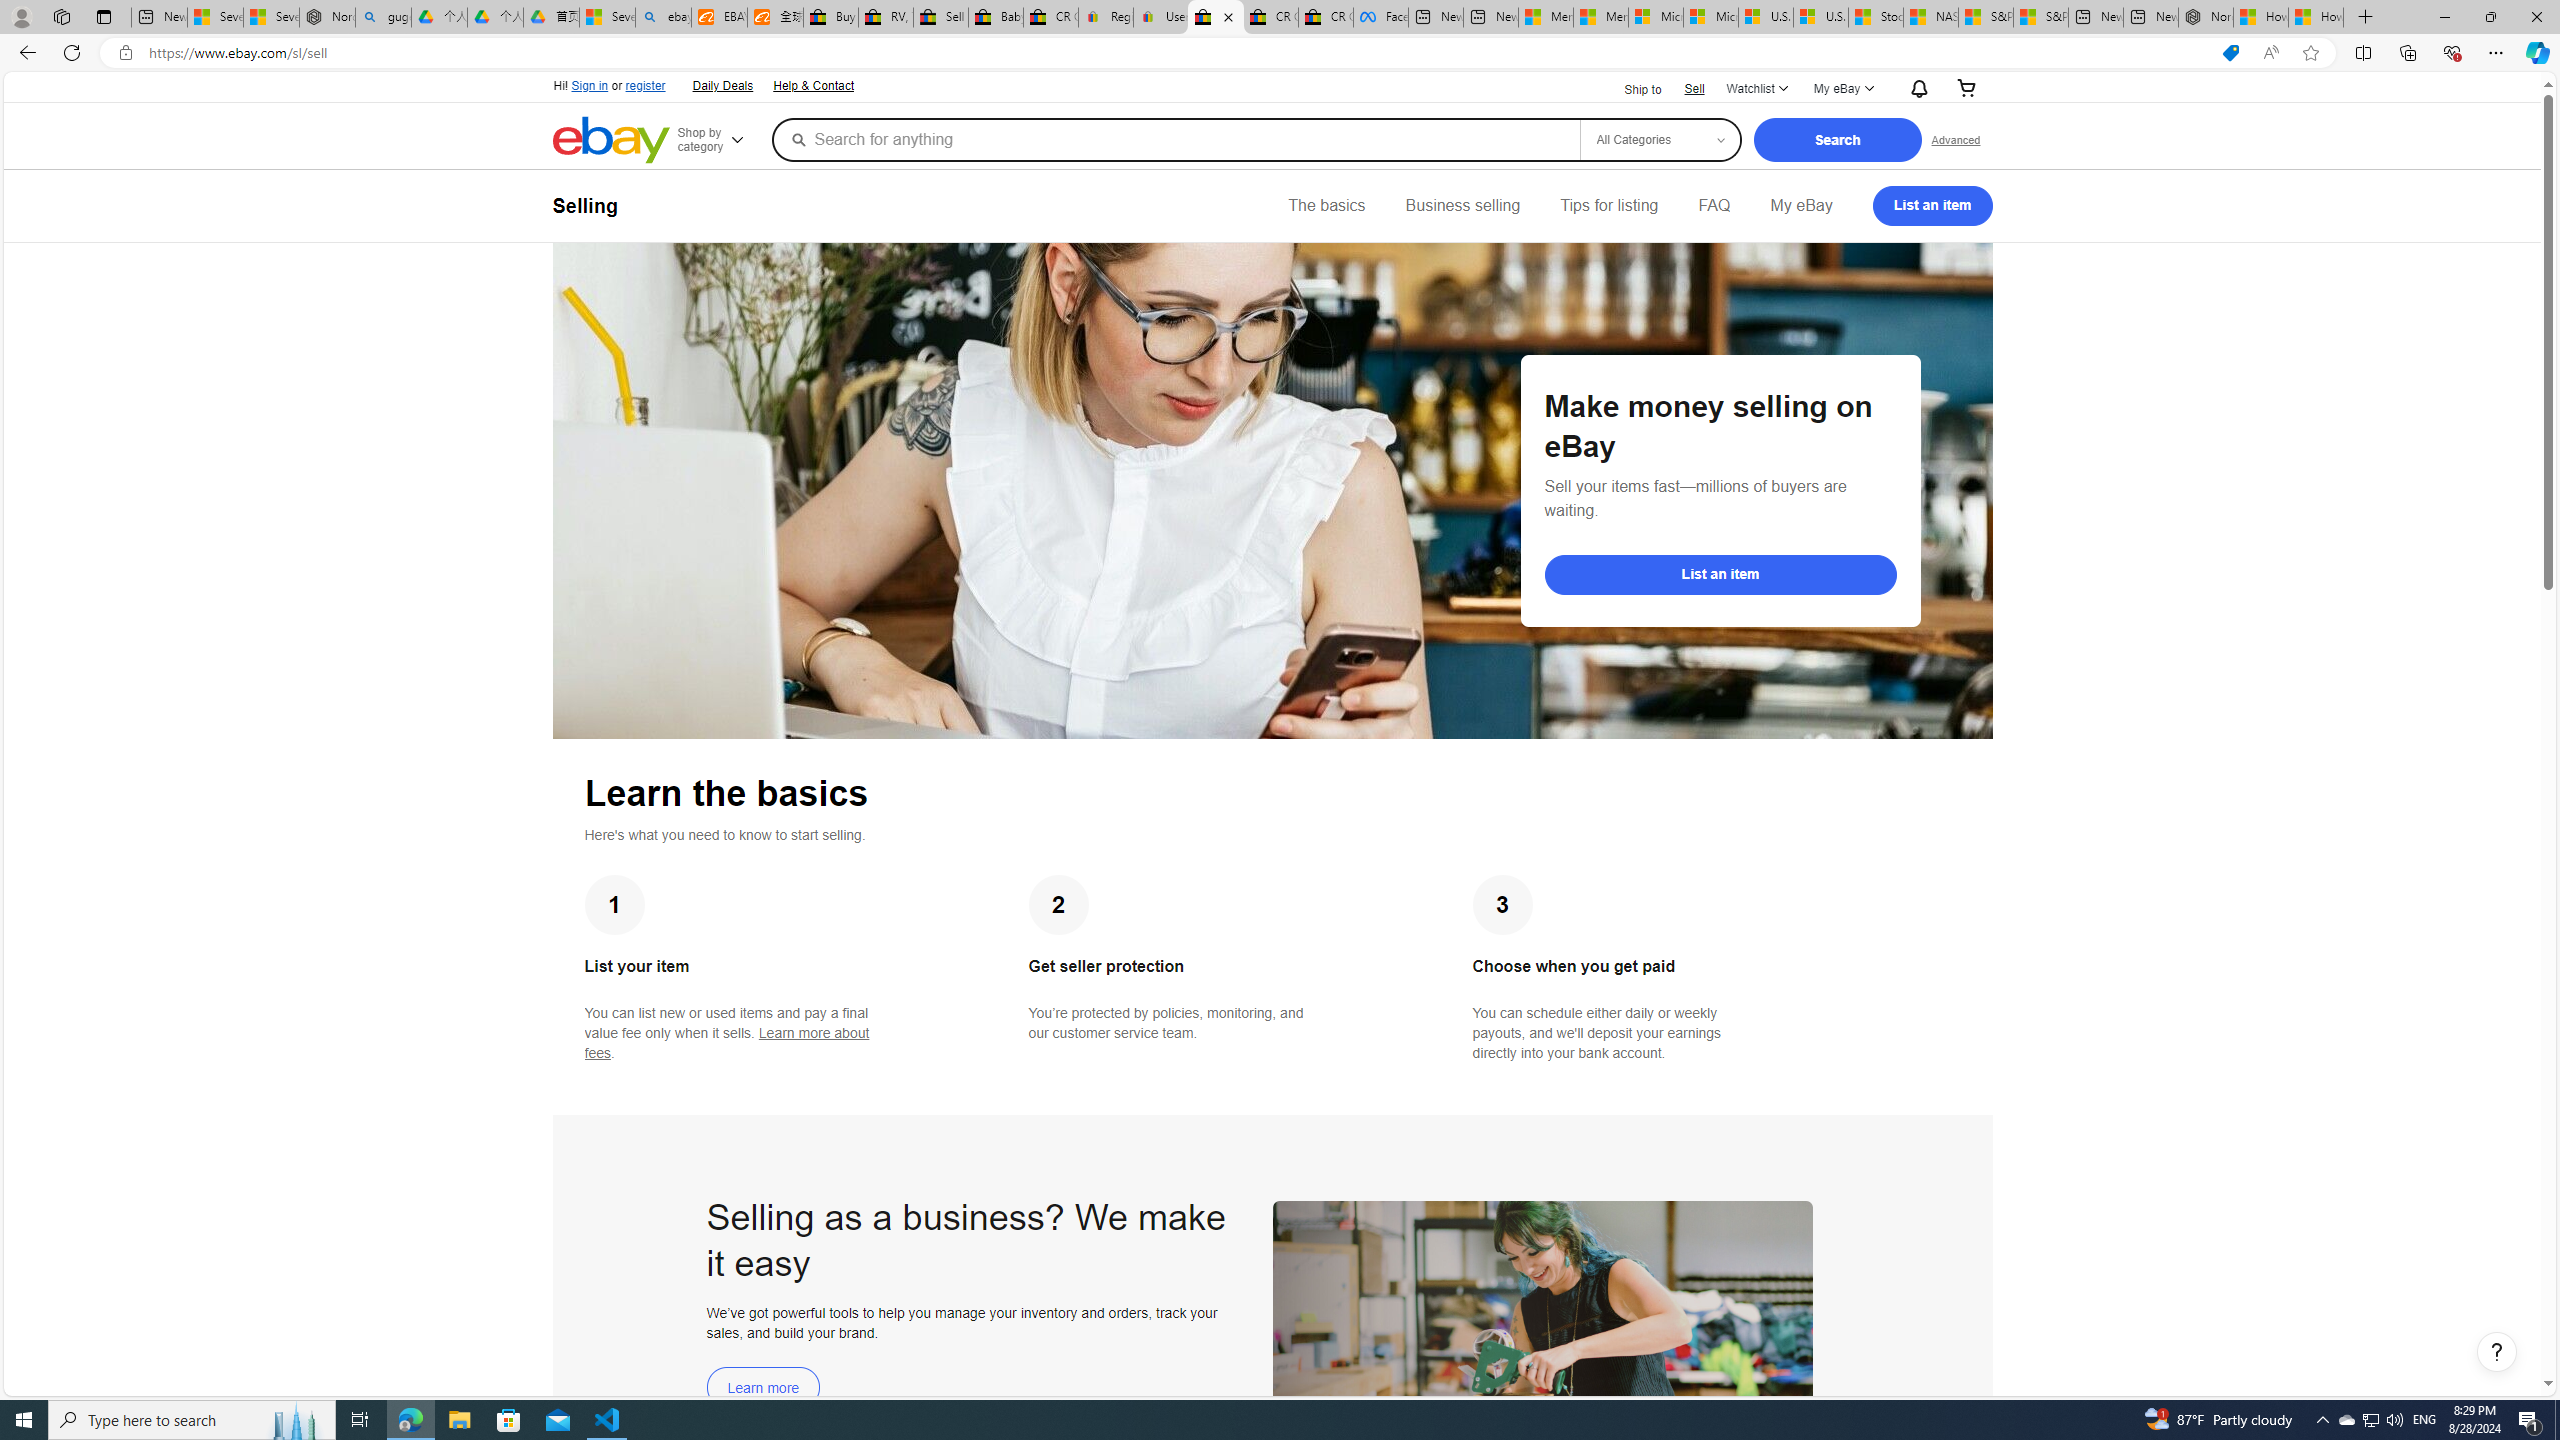 The height and width of the screenshot is (1440, 2560). What do you see at coordinates (831, 16) in the screenshot?
I see `'Buy Auto Parts & Accessories | eBay'` at bounding box center [831, 16].